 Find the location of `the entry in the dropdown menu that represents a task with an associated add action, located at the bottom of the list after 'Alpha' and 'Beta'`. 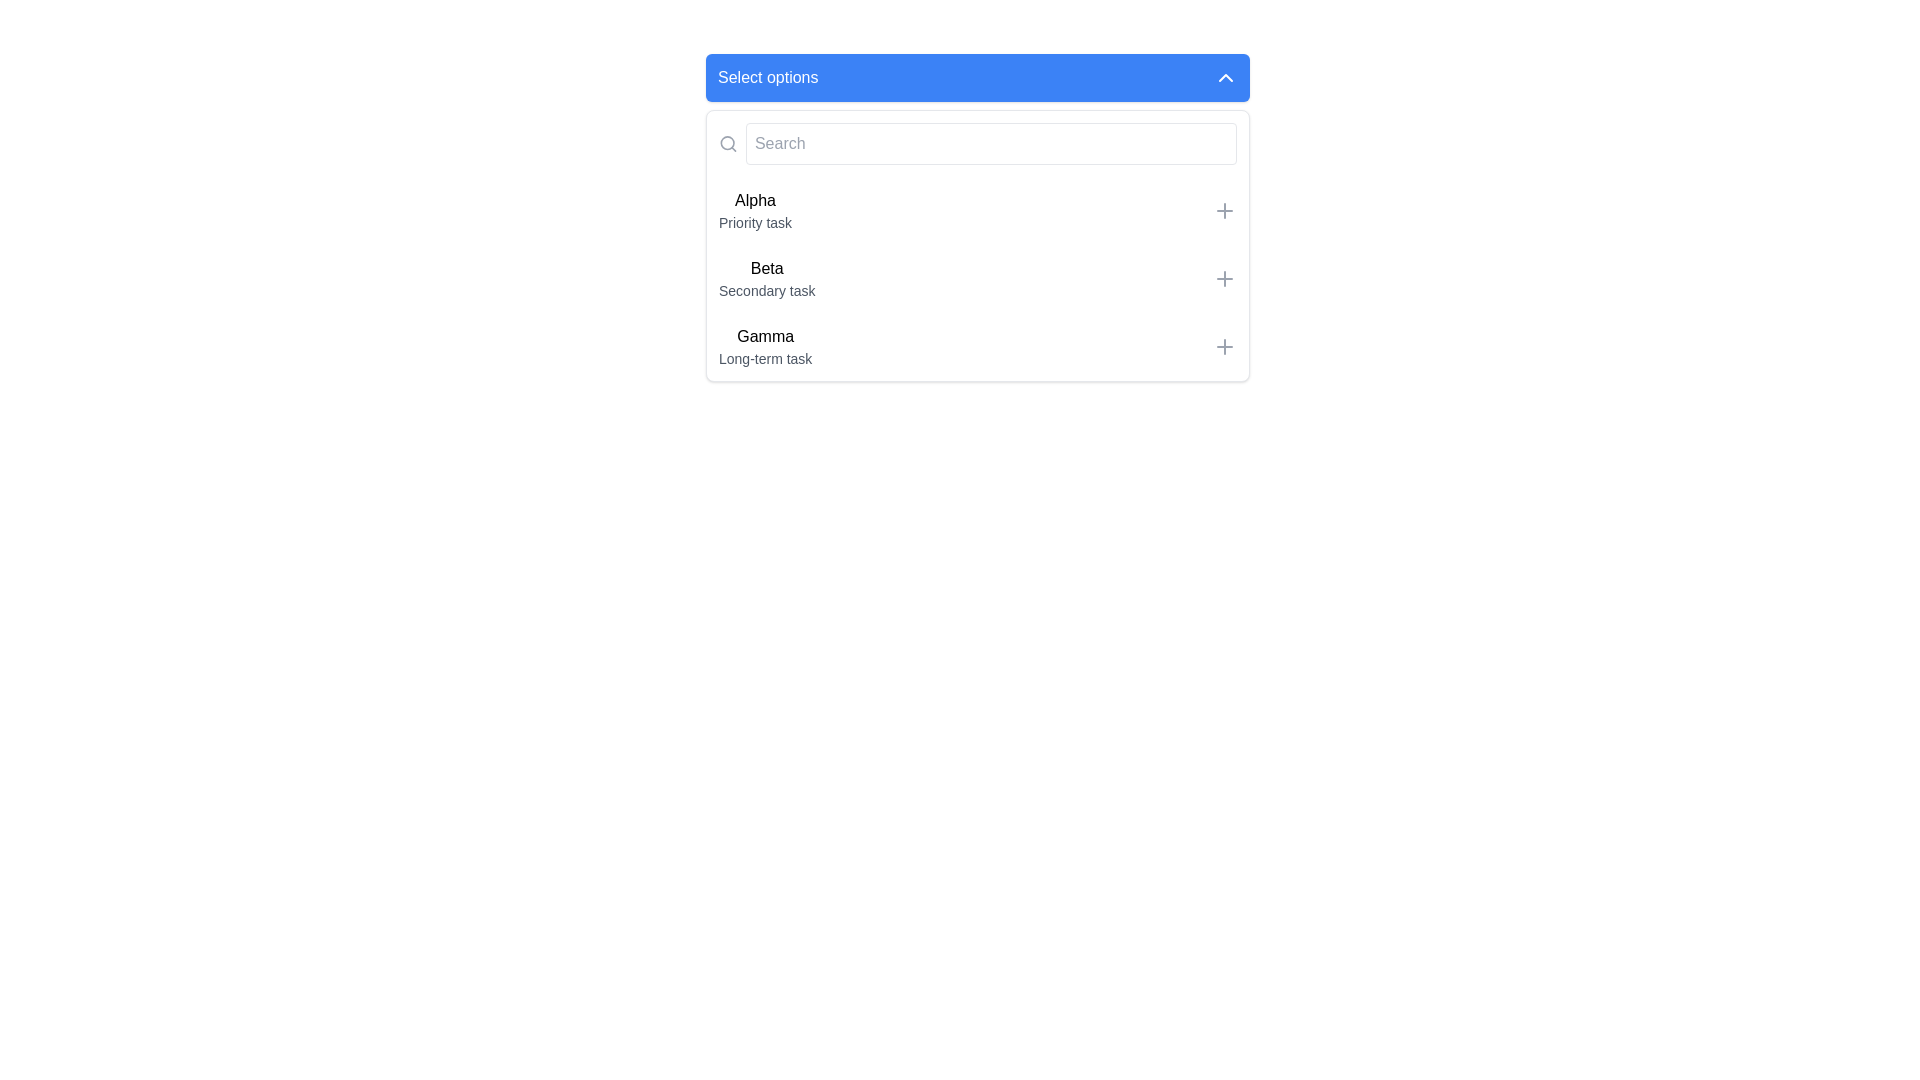

the entry in the dropdown menu that represents a task with an associated add action, located at the bottom of the list after 'Alpha' and 'Beta' is located at coordinates (978, 346).